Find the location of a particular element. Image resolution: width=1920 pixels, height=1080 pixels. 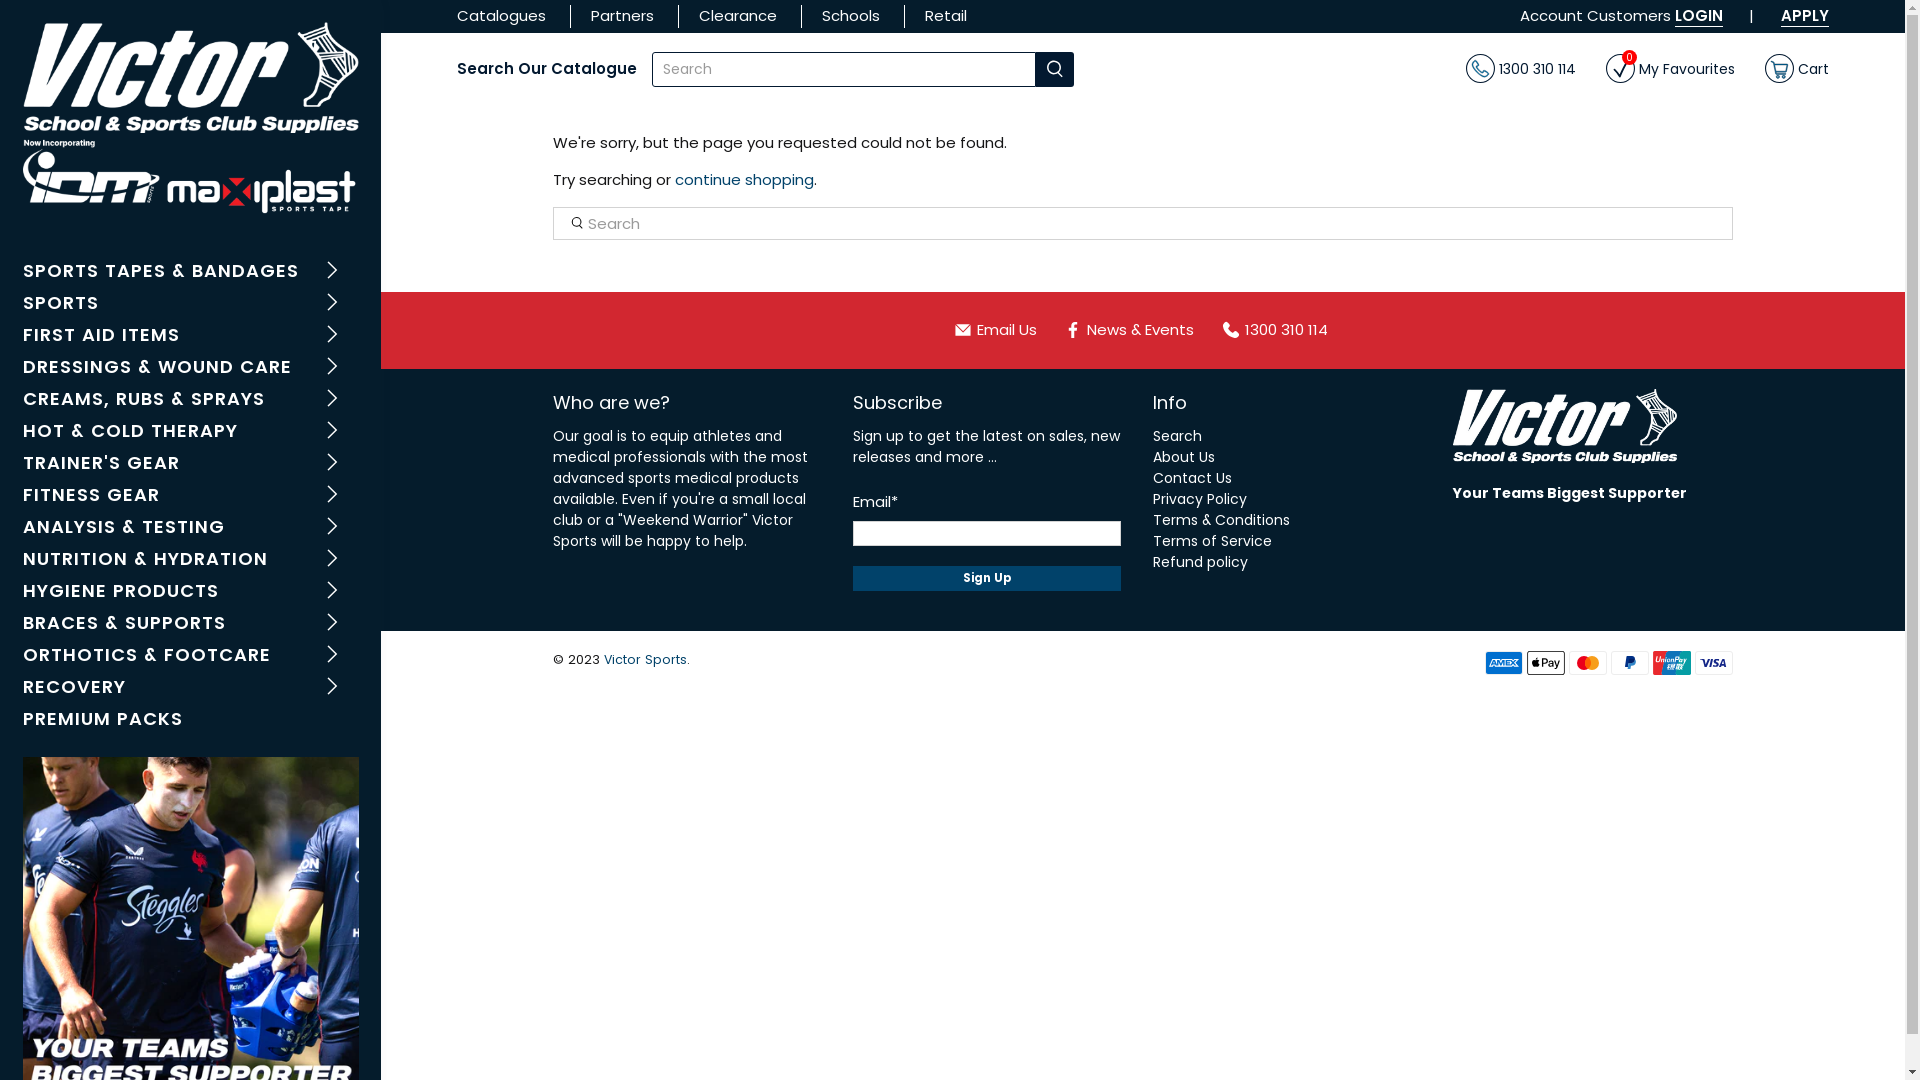

'My Favourites is located at coordinates (1606, 68).